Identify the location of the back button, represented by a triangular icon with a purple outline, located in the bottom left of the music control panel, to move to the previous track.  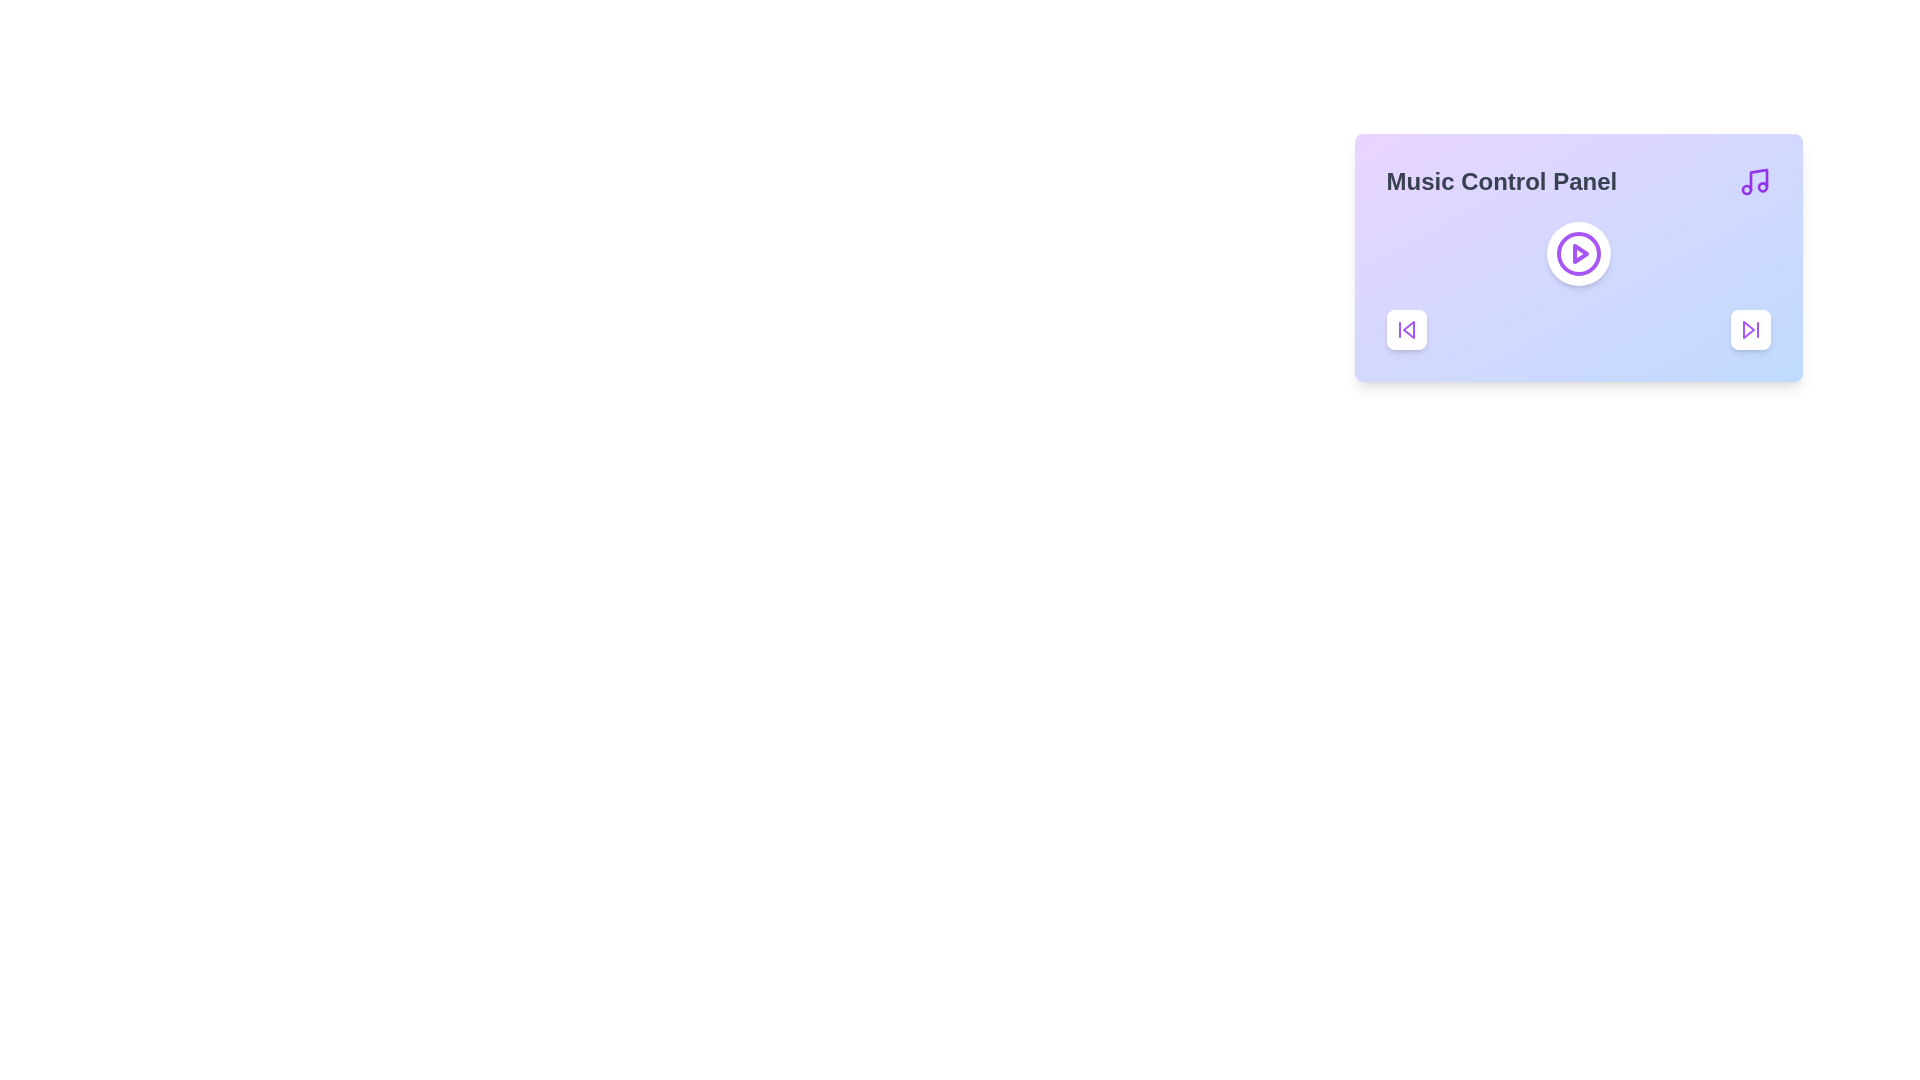
(1407, 329).